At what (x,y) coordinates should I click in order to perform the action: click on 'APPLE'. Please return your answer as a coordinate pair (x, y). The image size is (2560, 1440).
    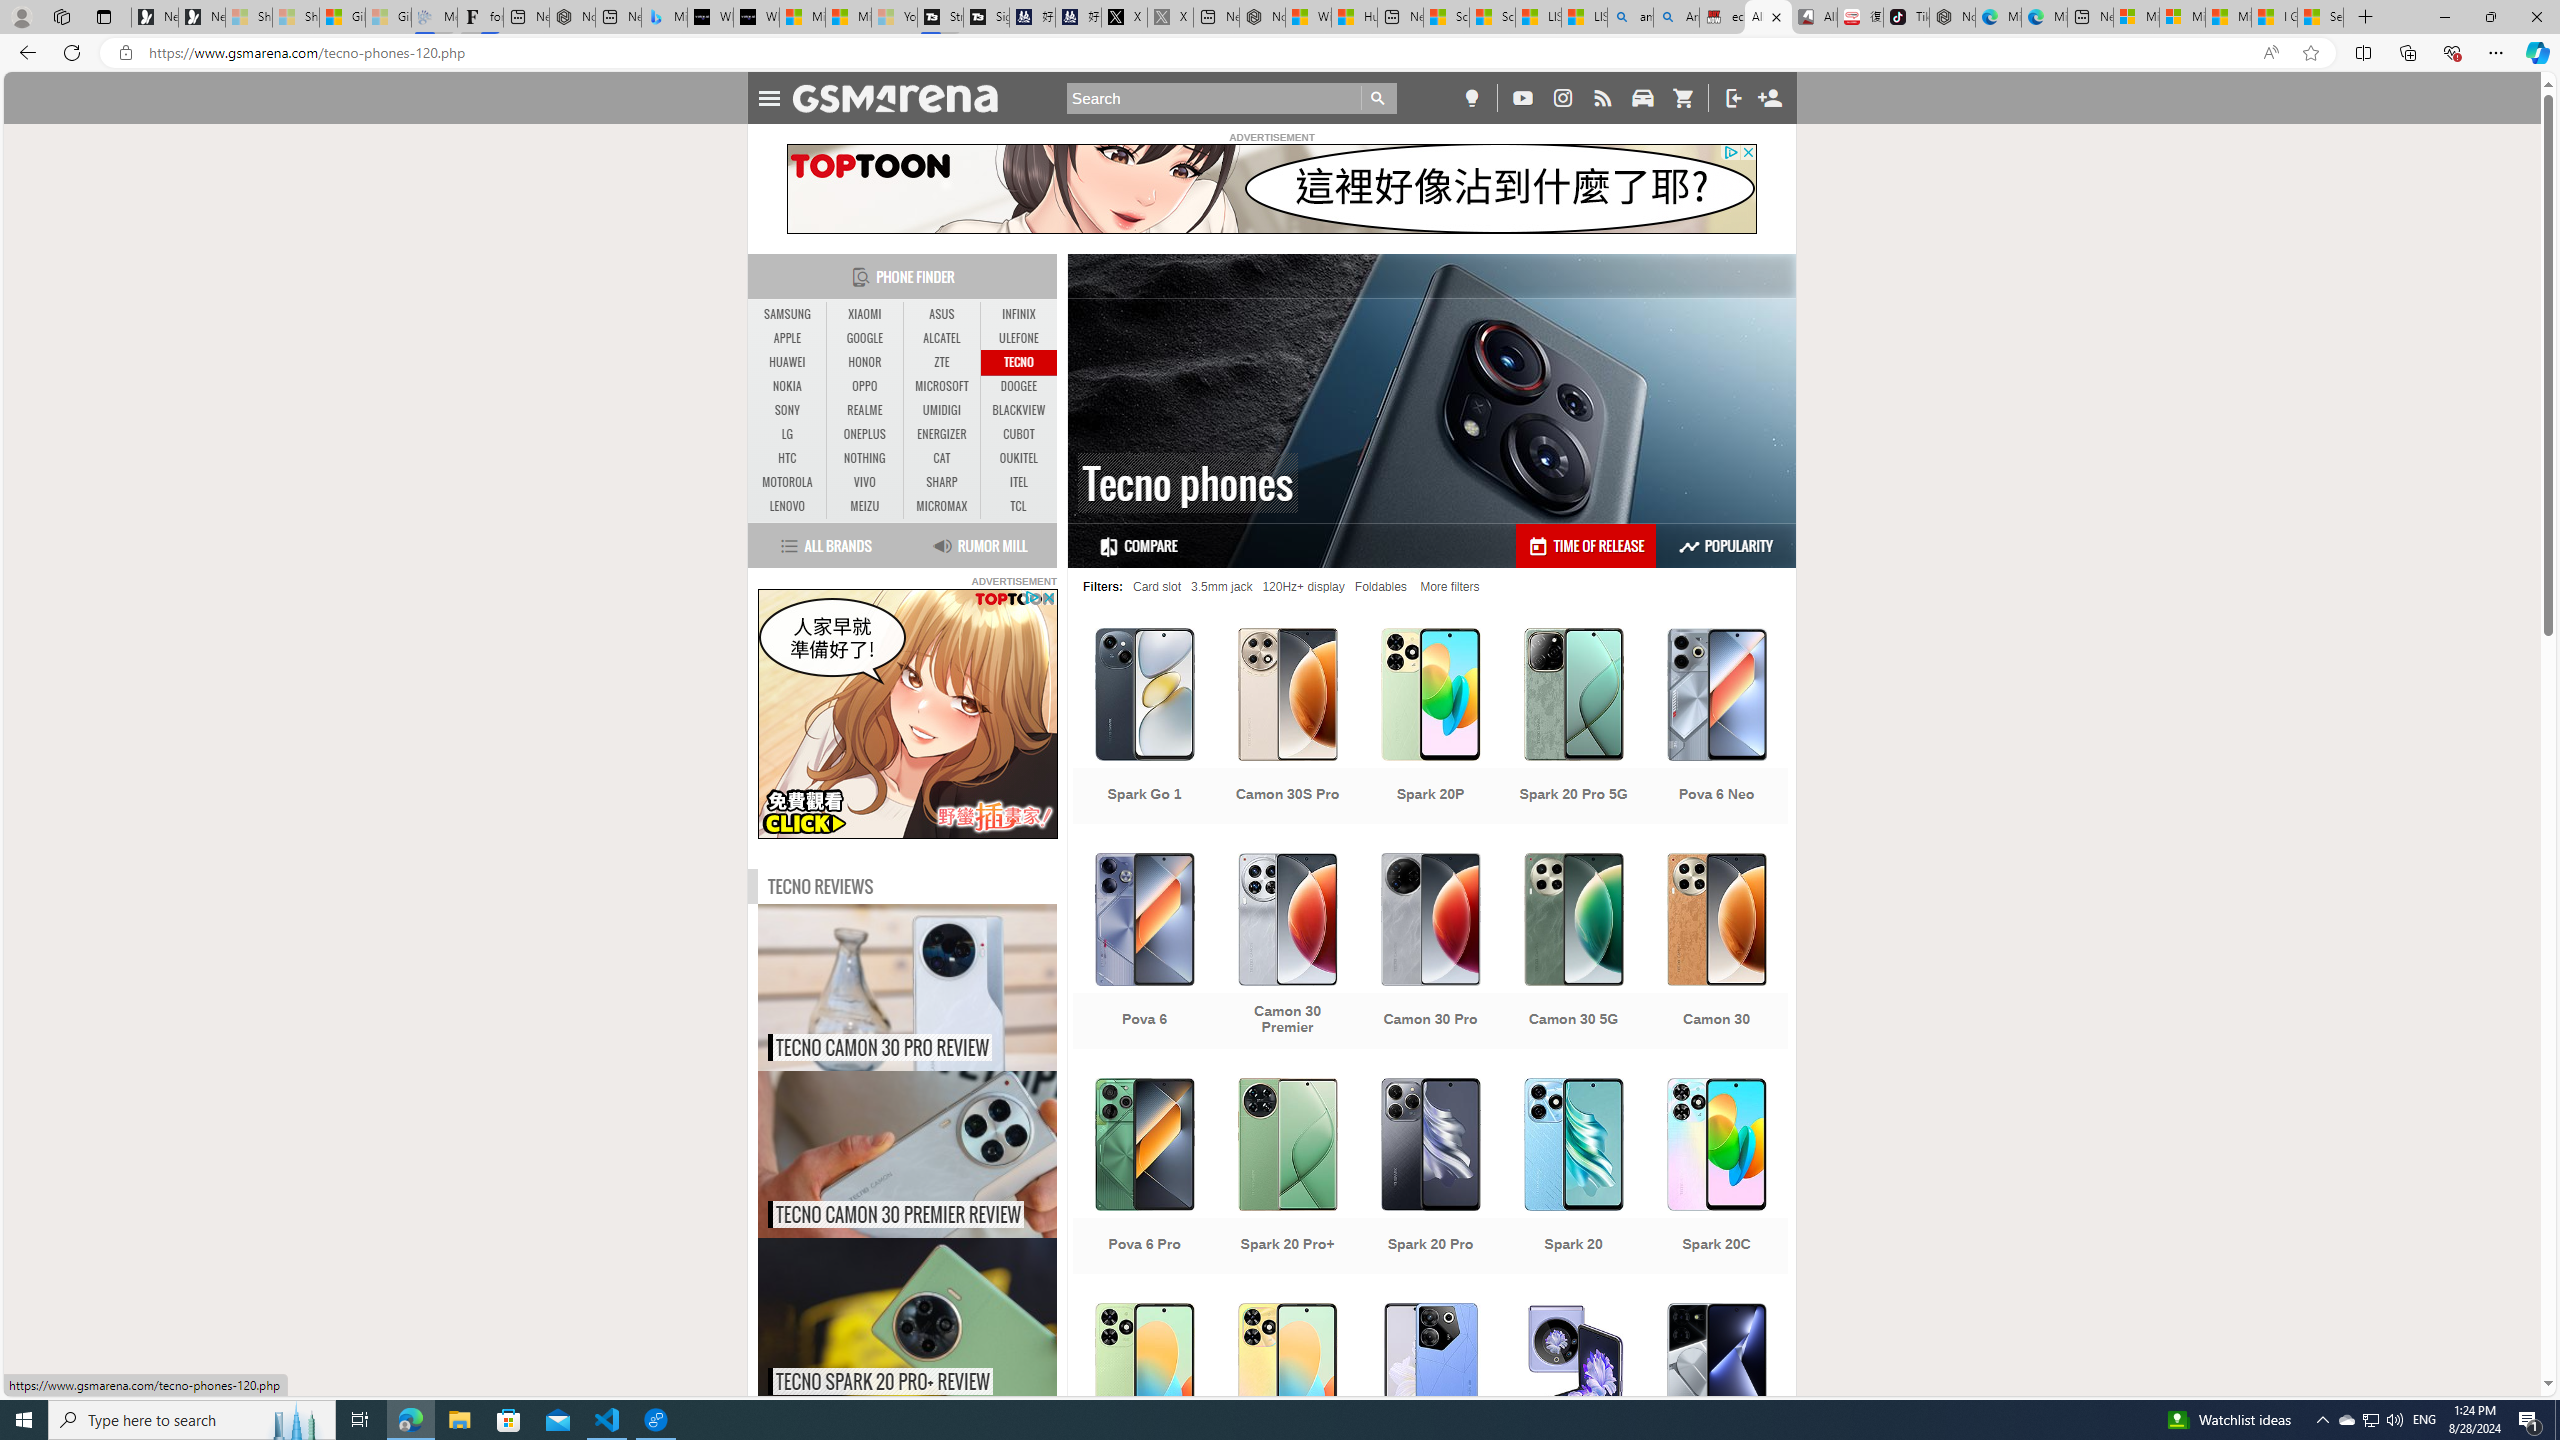
    Looking at the image, I should click on (787, 337).